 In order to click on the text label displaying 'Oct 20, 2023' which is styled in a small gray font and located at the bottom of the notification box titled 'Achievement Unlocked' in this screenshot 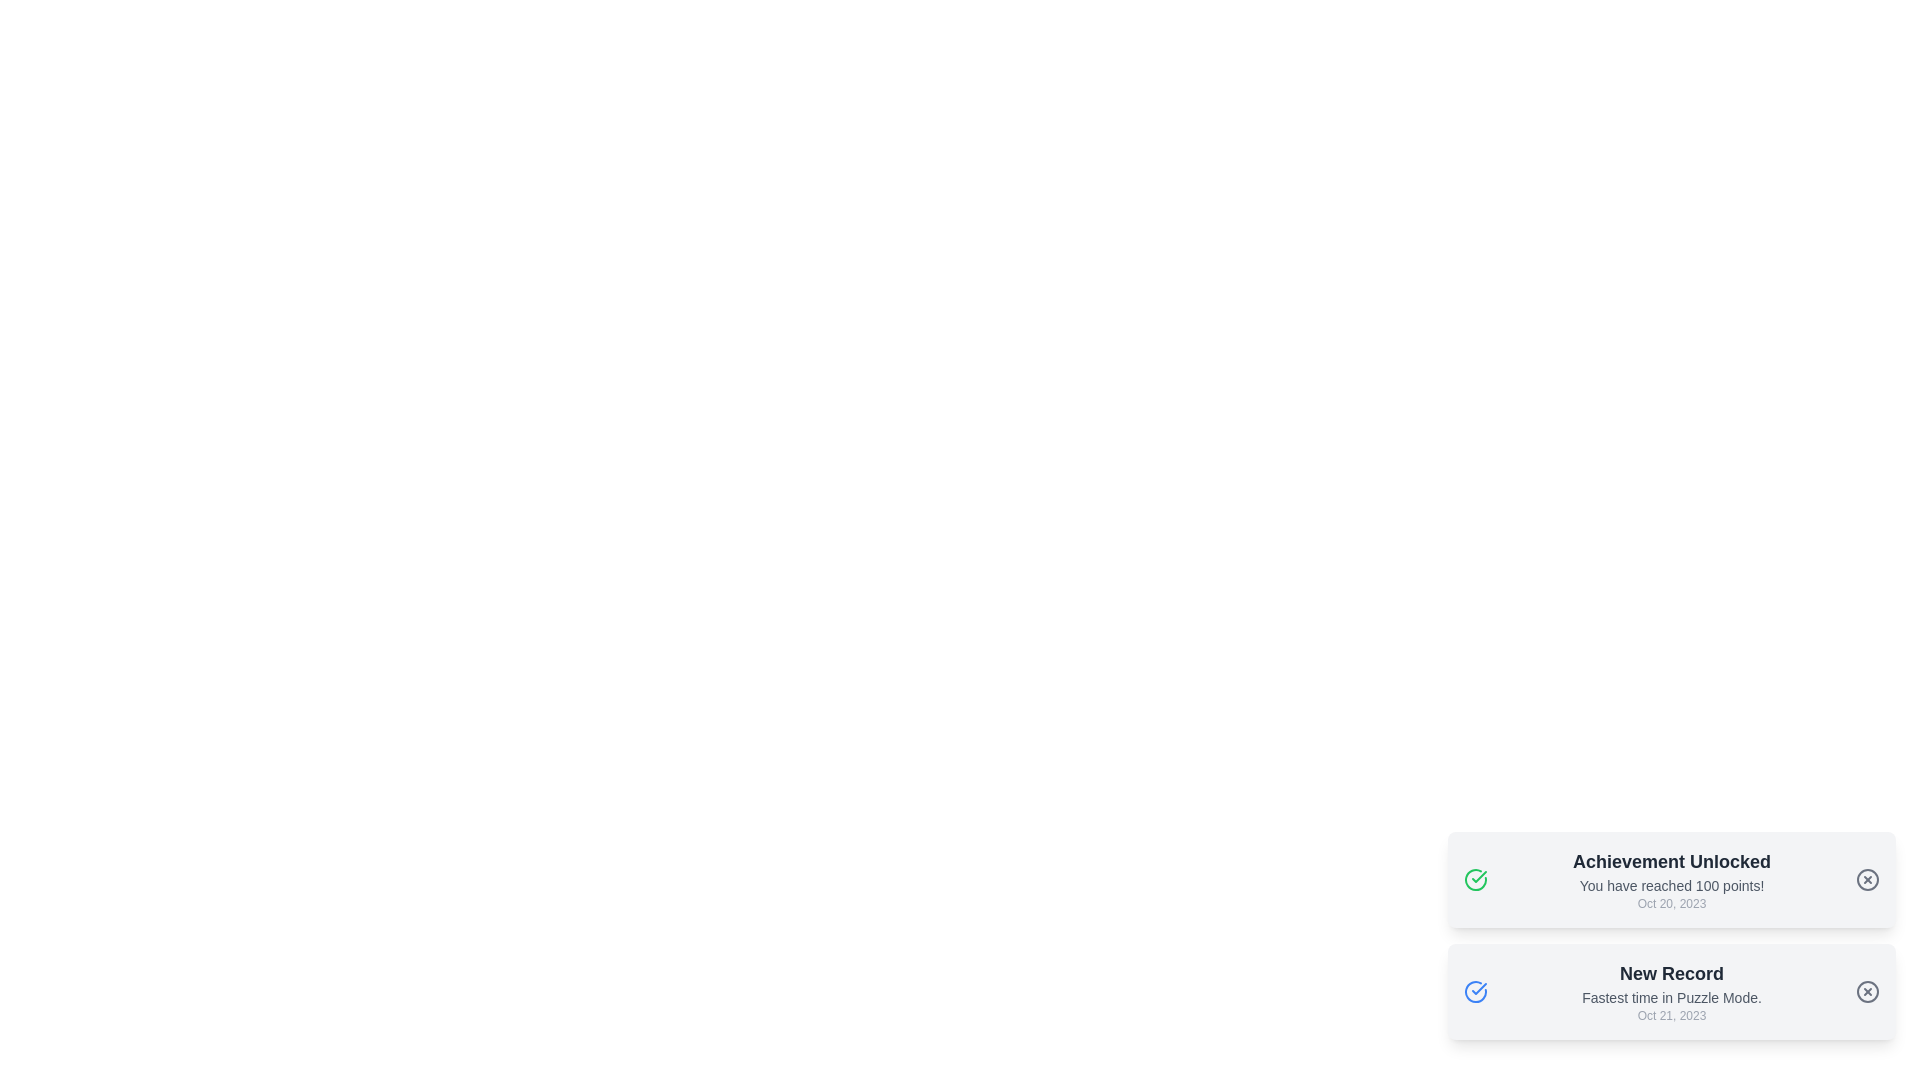, I will do `click(1671, 903)`.